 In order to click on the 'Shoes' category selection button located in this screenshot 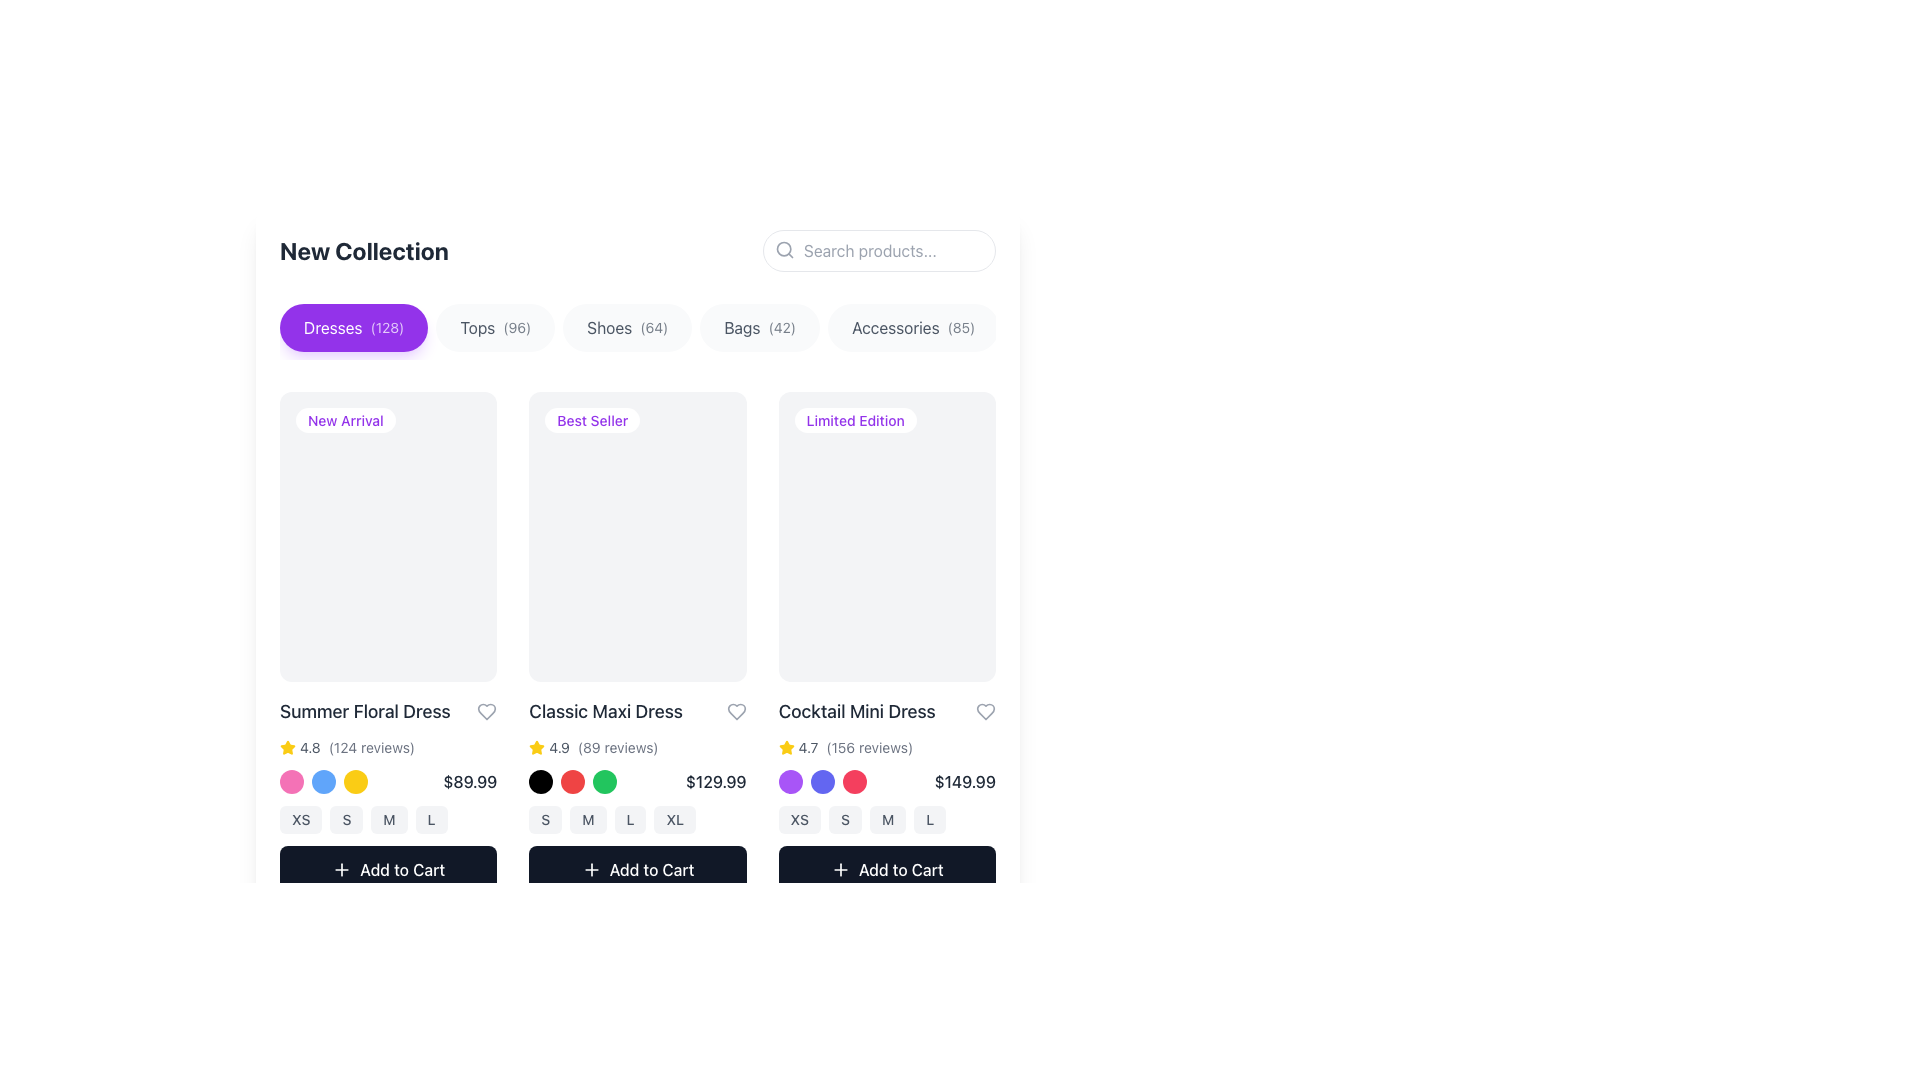, I will do `click(637, 330)`.